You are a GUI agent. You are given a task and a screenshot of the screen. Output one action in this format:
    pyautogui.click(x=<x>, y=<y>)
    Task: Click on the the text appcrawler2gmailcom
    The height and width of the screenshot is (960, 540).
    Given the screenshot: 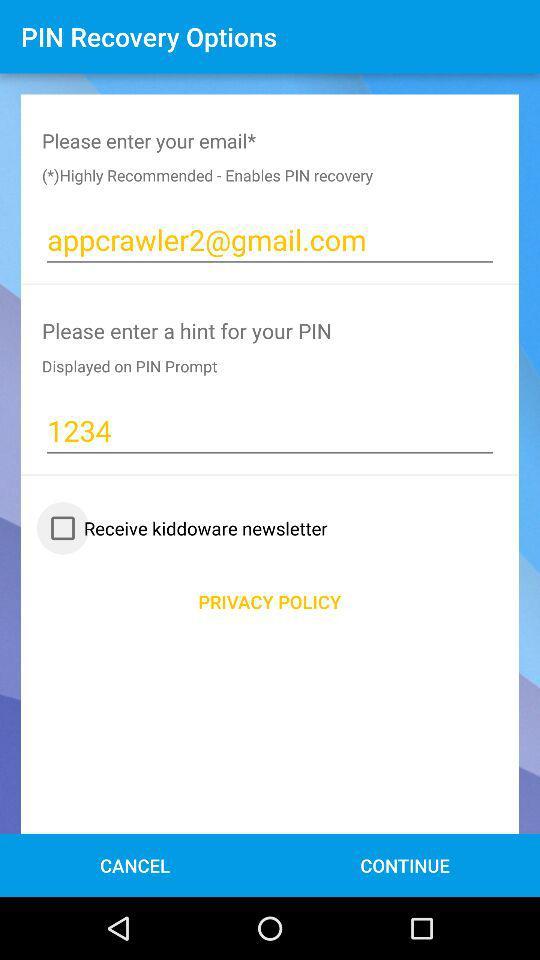 What is the action you would take?
    pyautogui.click(x=270, y=240)
    